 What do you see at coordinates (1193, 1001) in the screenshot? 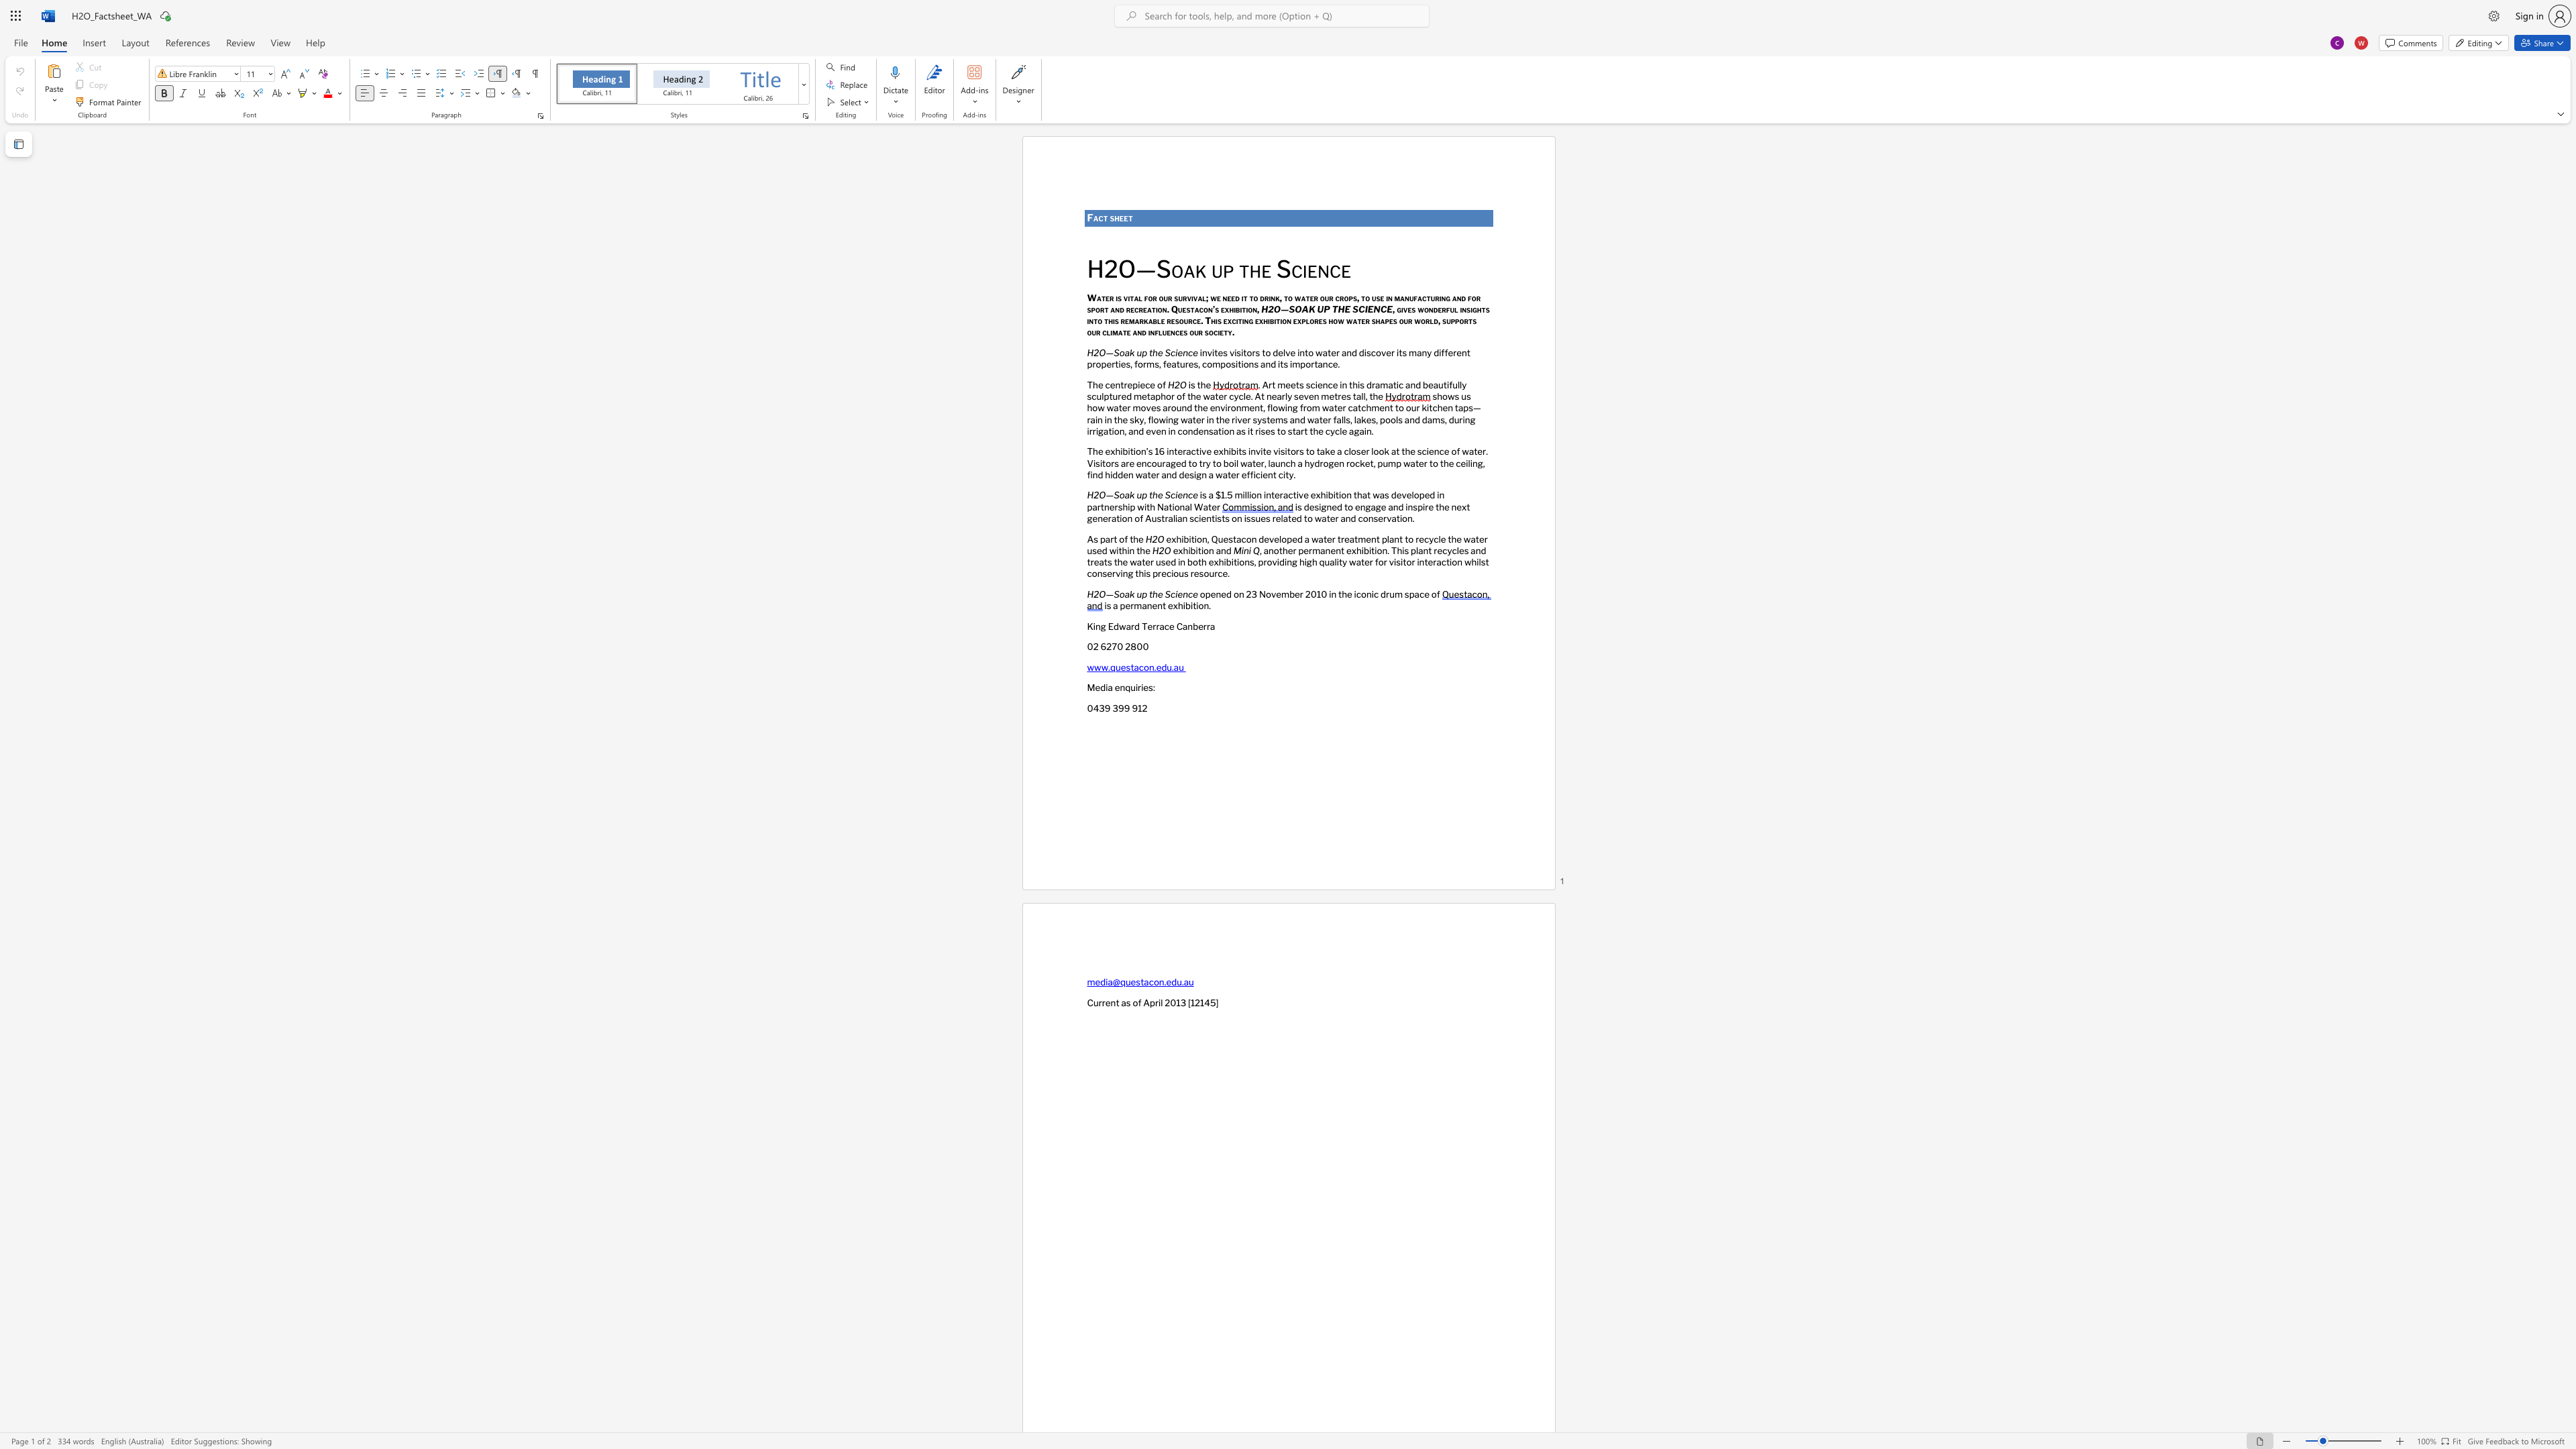
I see `the subset text "214" within the text "Current as of April 2013 [12145]"` at bounding box center [1193, 1001].